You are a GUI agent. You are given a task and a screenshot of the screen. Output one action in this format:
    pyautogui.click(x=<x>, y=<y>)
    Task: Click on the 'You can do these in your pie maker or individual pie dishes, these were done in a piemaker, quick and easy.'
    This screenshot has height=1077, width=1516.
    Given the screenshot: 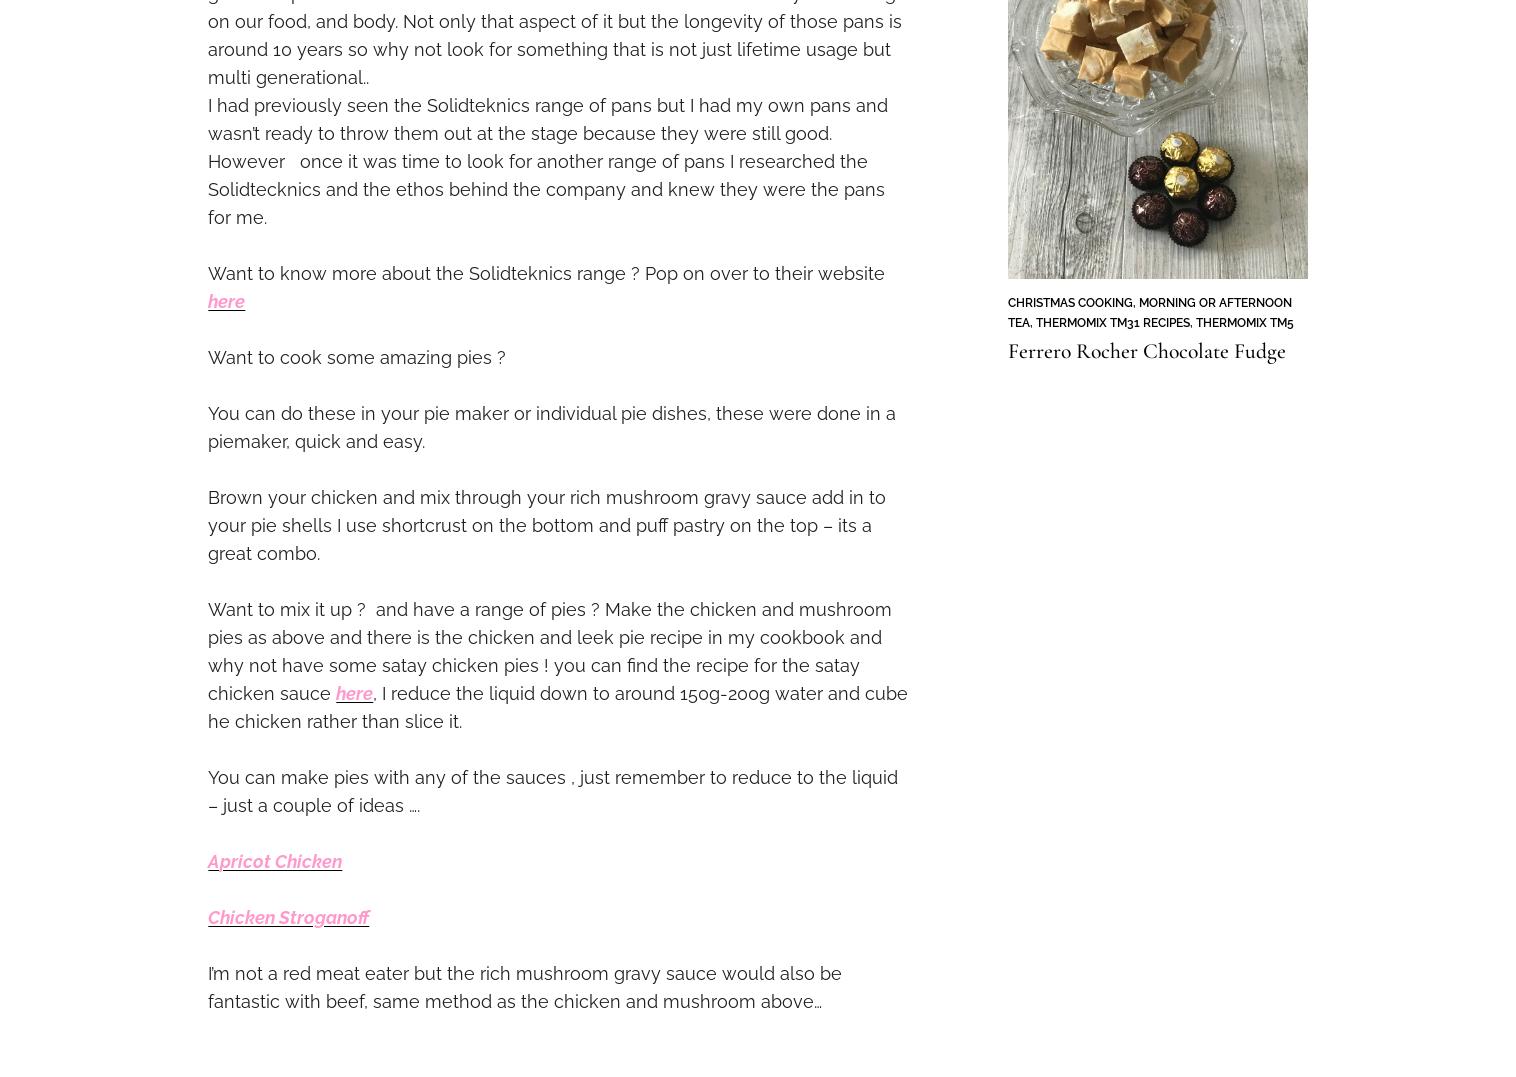 What is the action you would take?
    pyautogui.click(x=550, y=425)
    